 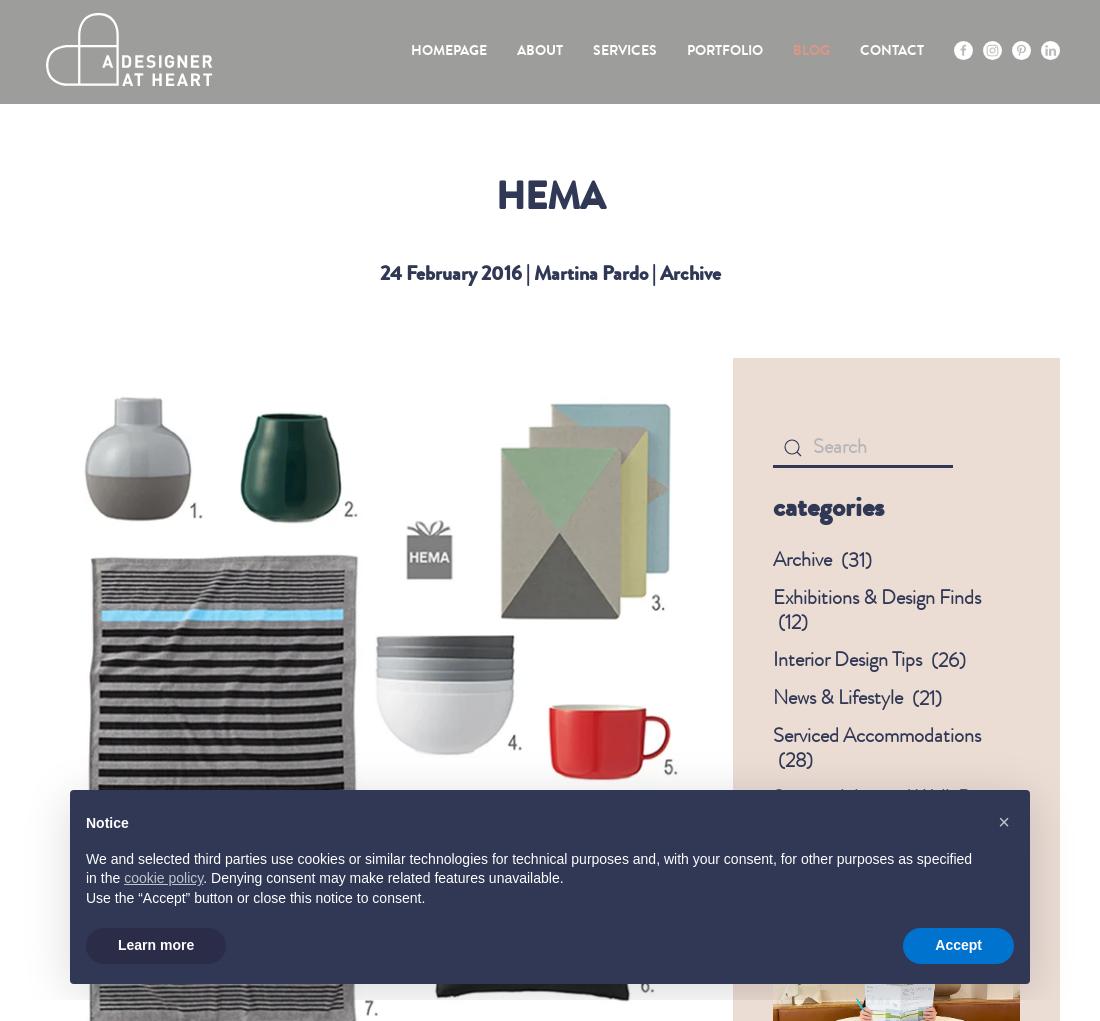 What do you see at coordinates (255, 896) in the screenshot?
I see `'Use the “Accept” button or close this notice to consent.'` at bounding box center [255, 896].